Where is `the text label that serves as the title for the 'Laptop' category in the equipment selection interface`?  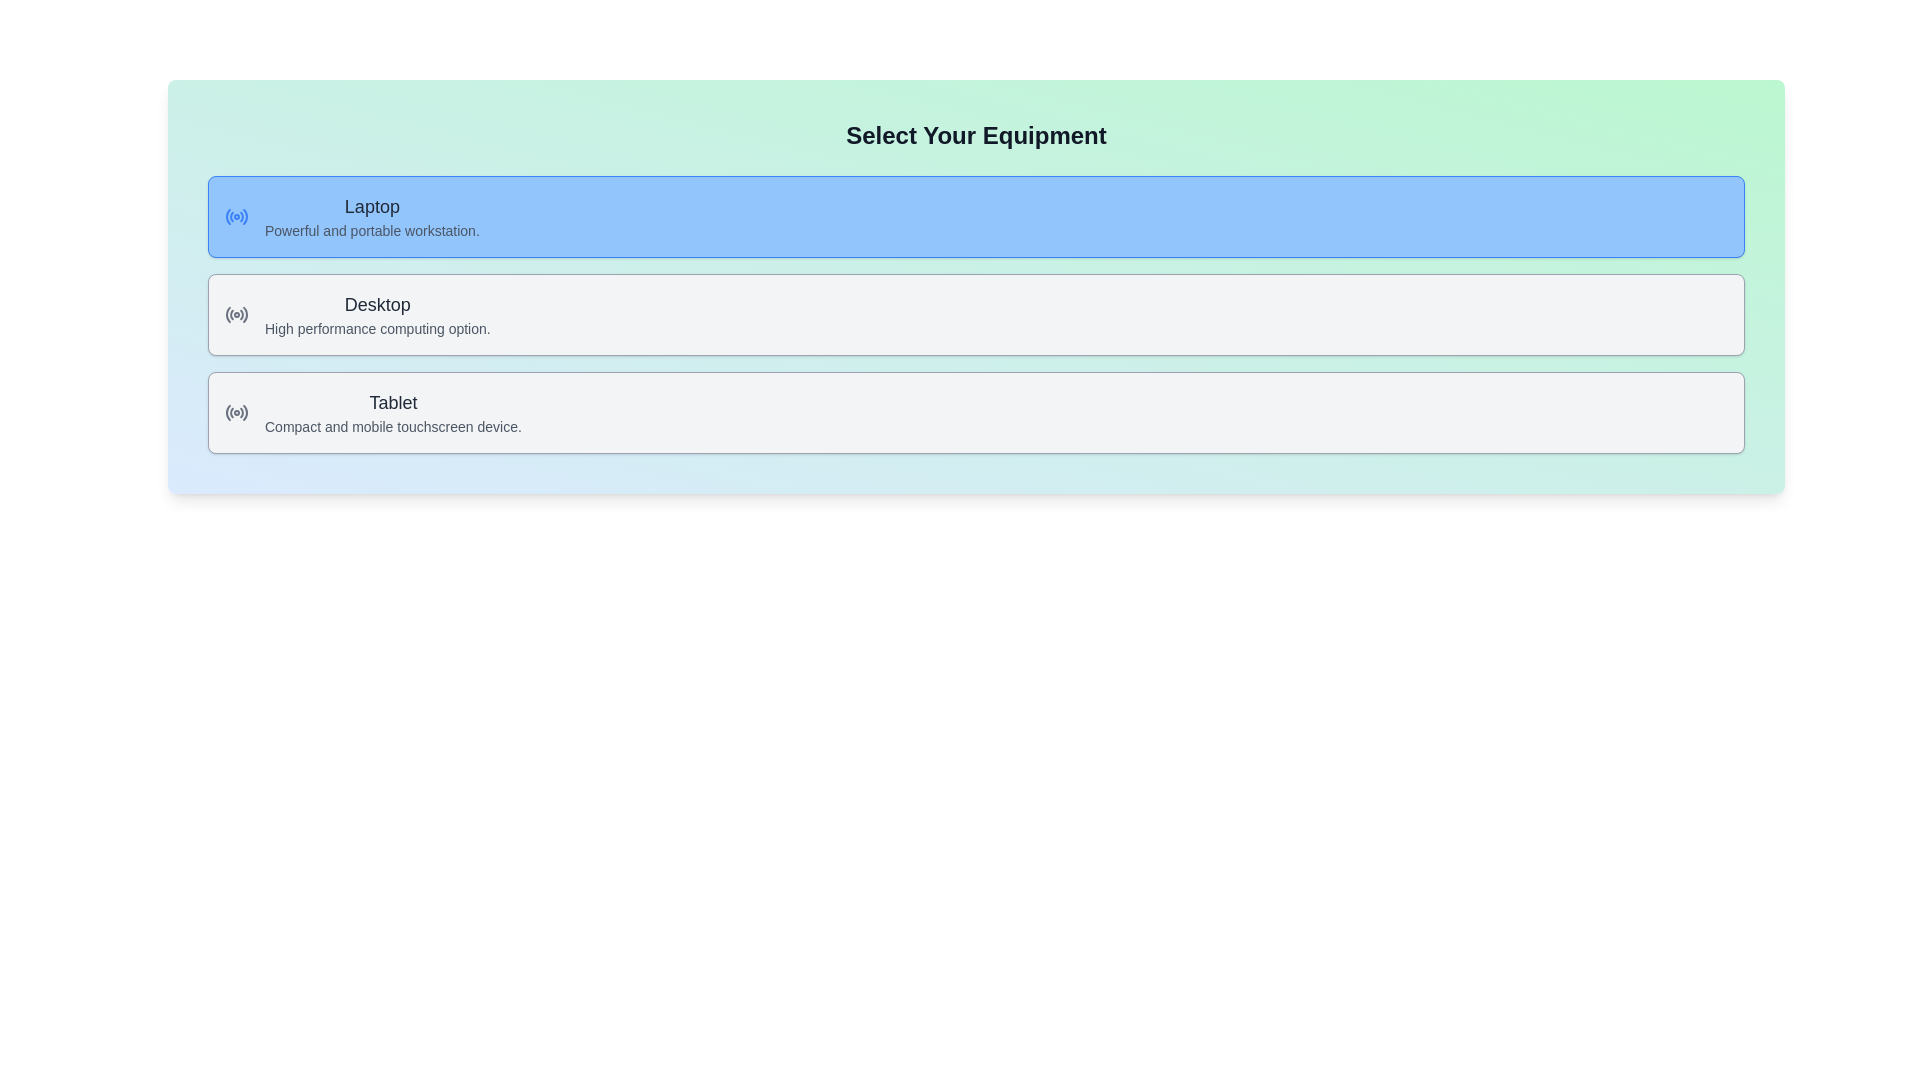
the text label that serves as the title for the 'Laptop' category in the equipment selection interface is located at coordinates (372, 207).